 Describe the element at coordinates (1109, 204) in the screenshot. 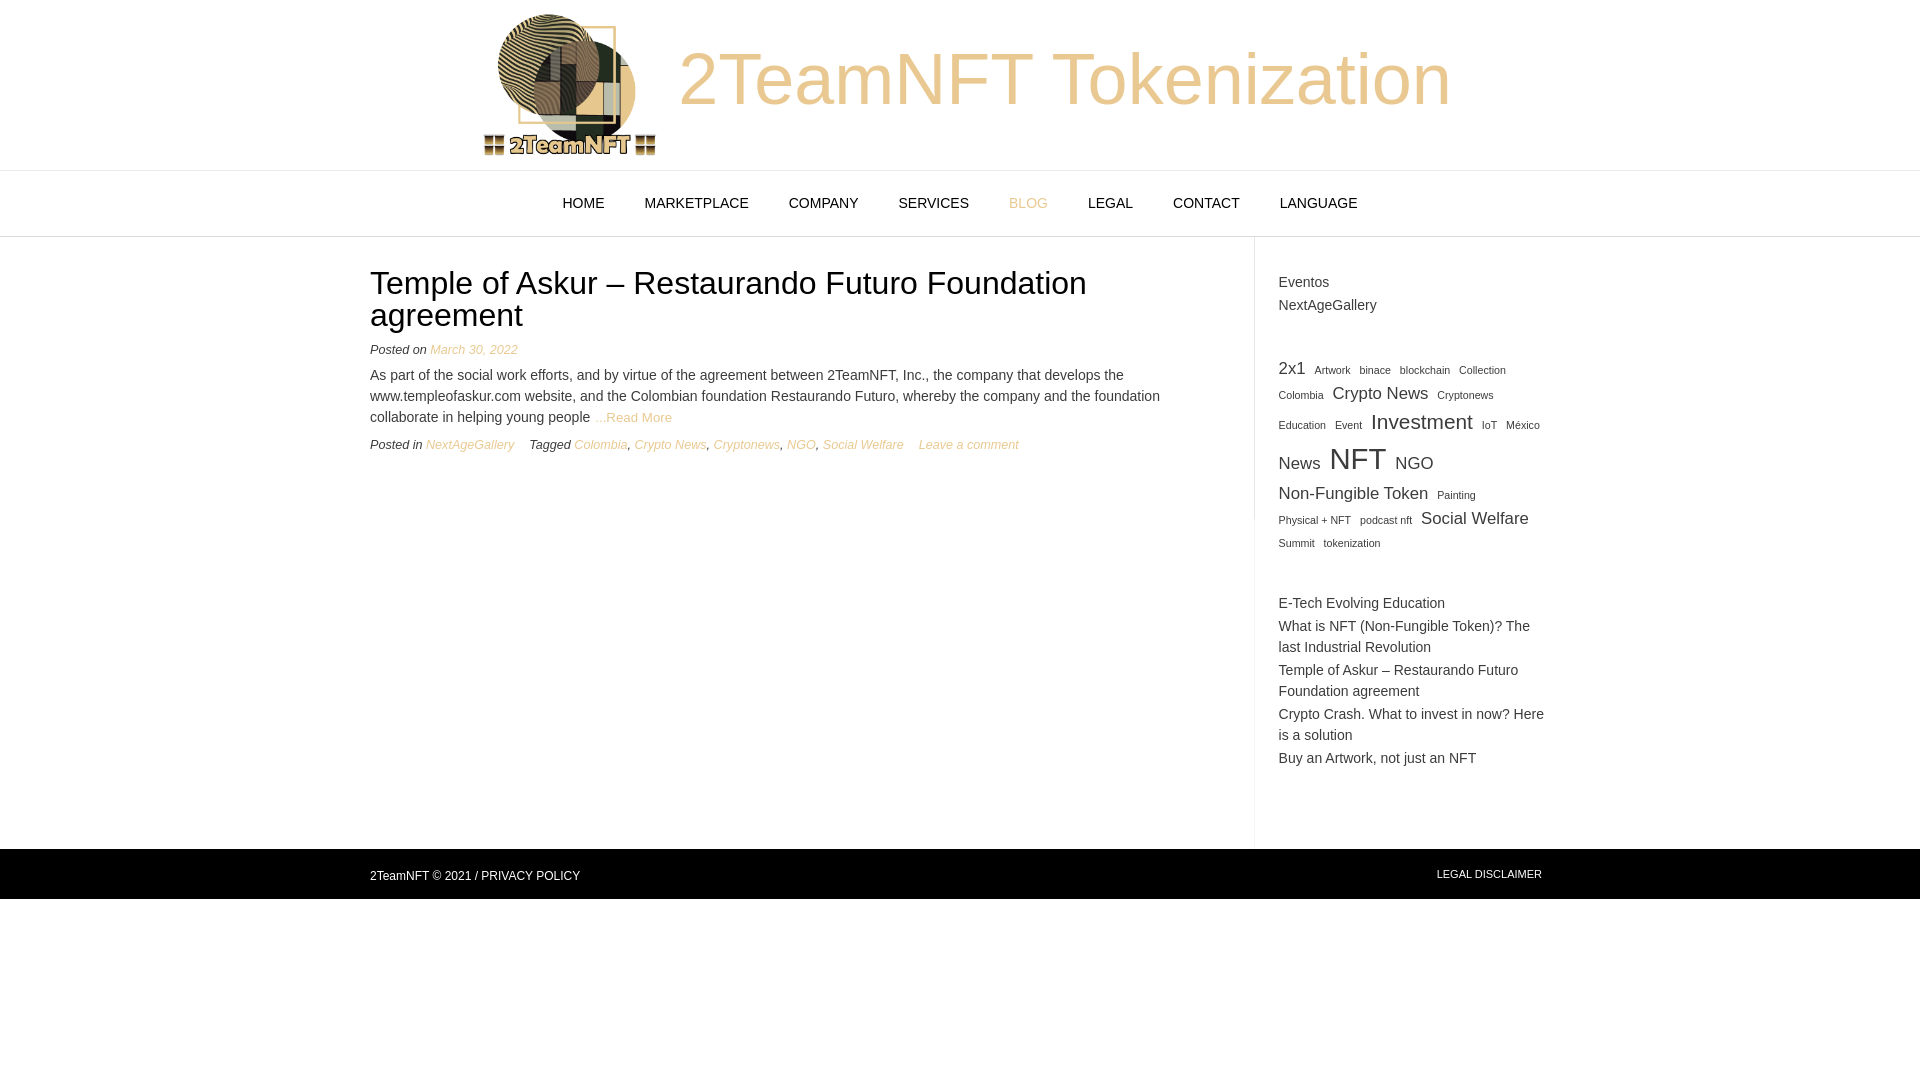

I see `'LEGAL'` at that location.